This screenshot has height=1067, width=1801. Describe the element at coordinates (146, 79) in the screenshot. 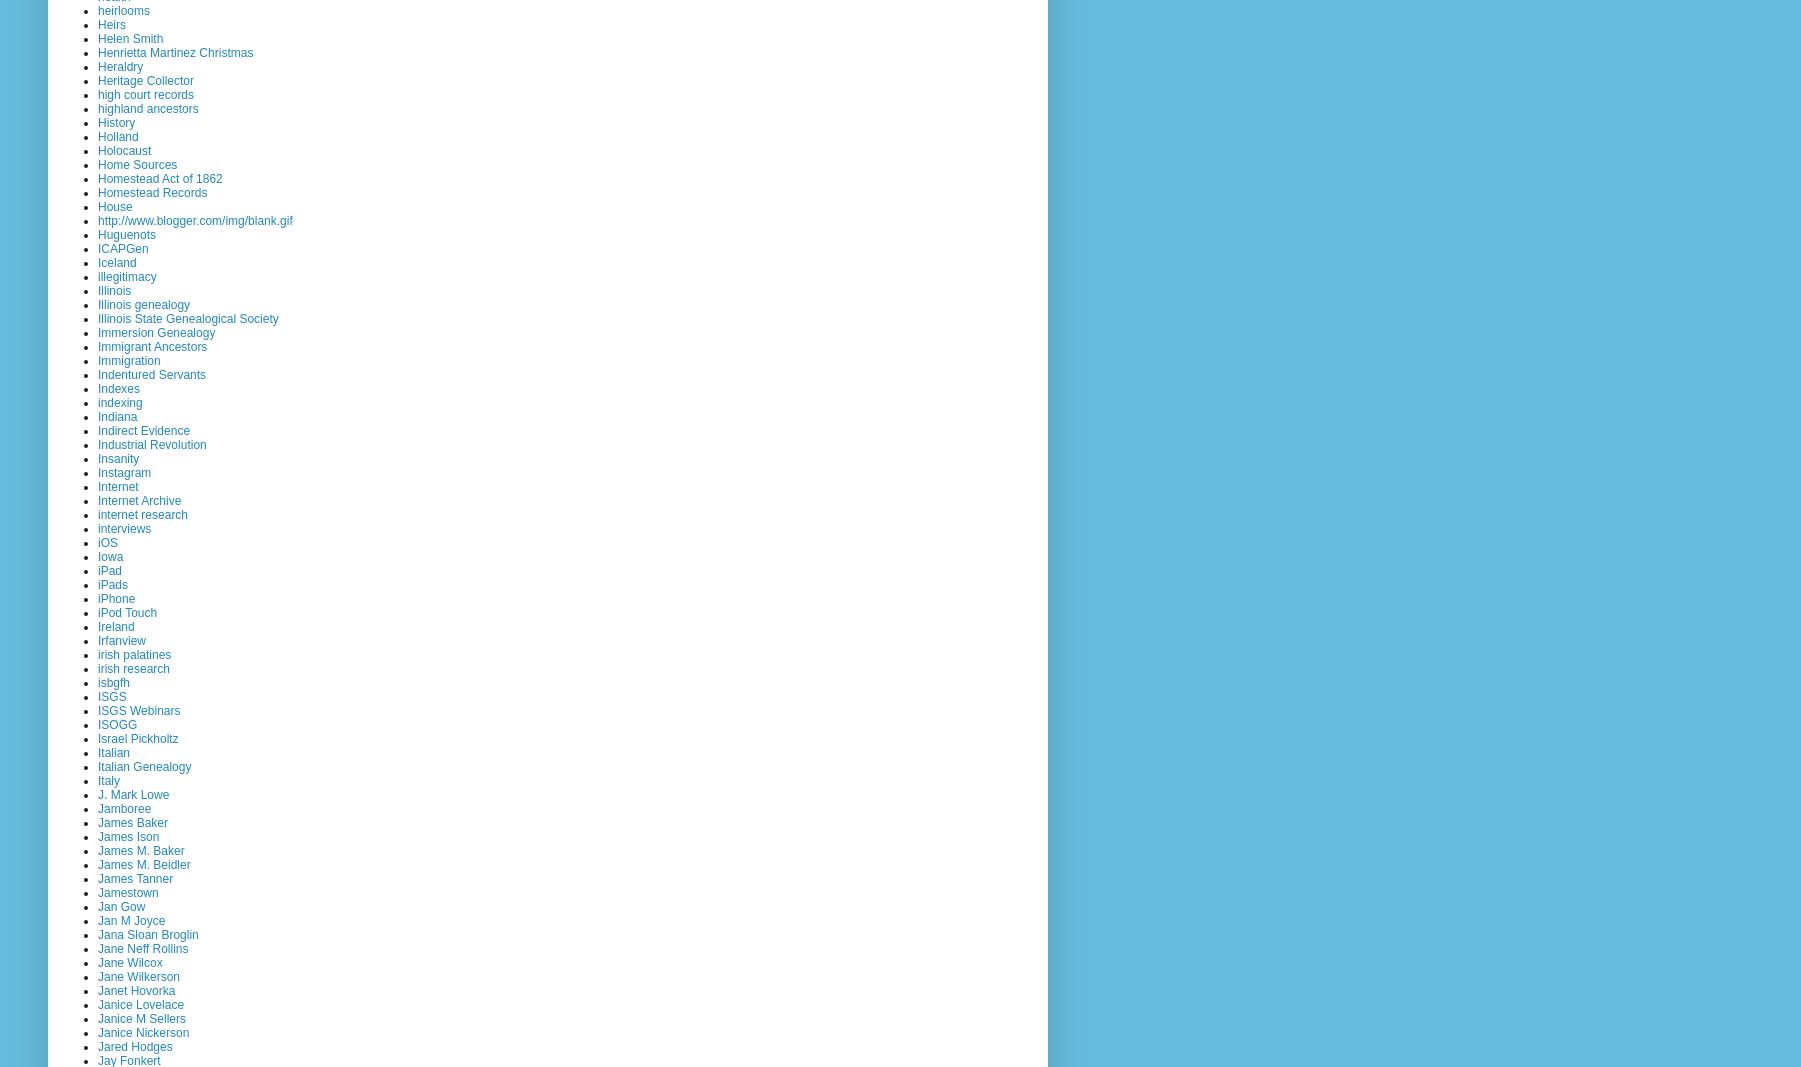

I see `'Heritage Collector'` at that location.